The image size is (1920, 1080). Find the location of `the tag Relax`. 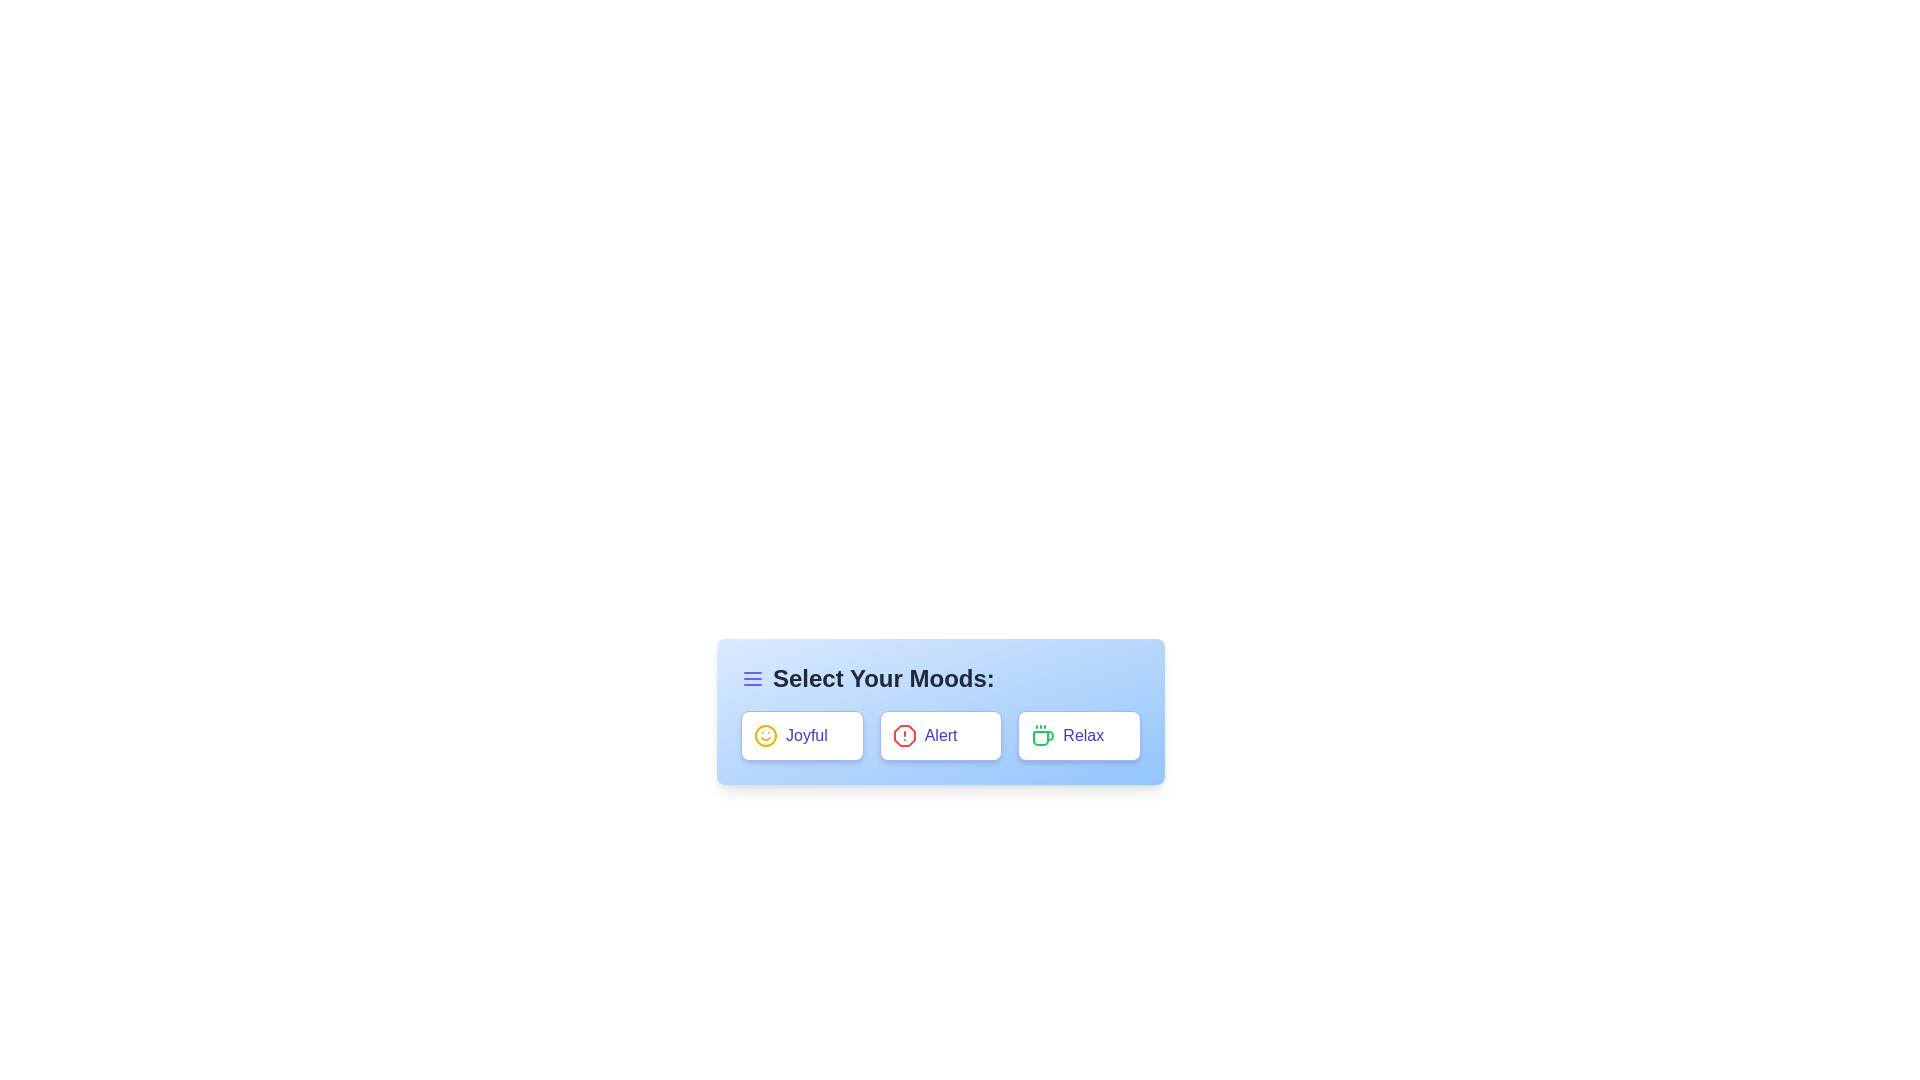

the tag Relax is located at coordinates (1078, 736).